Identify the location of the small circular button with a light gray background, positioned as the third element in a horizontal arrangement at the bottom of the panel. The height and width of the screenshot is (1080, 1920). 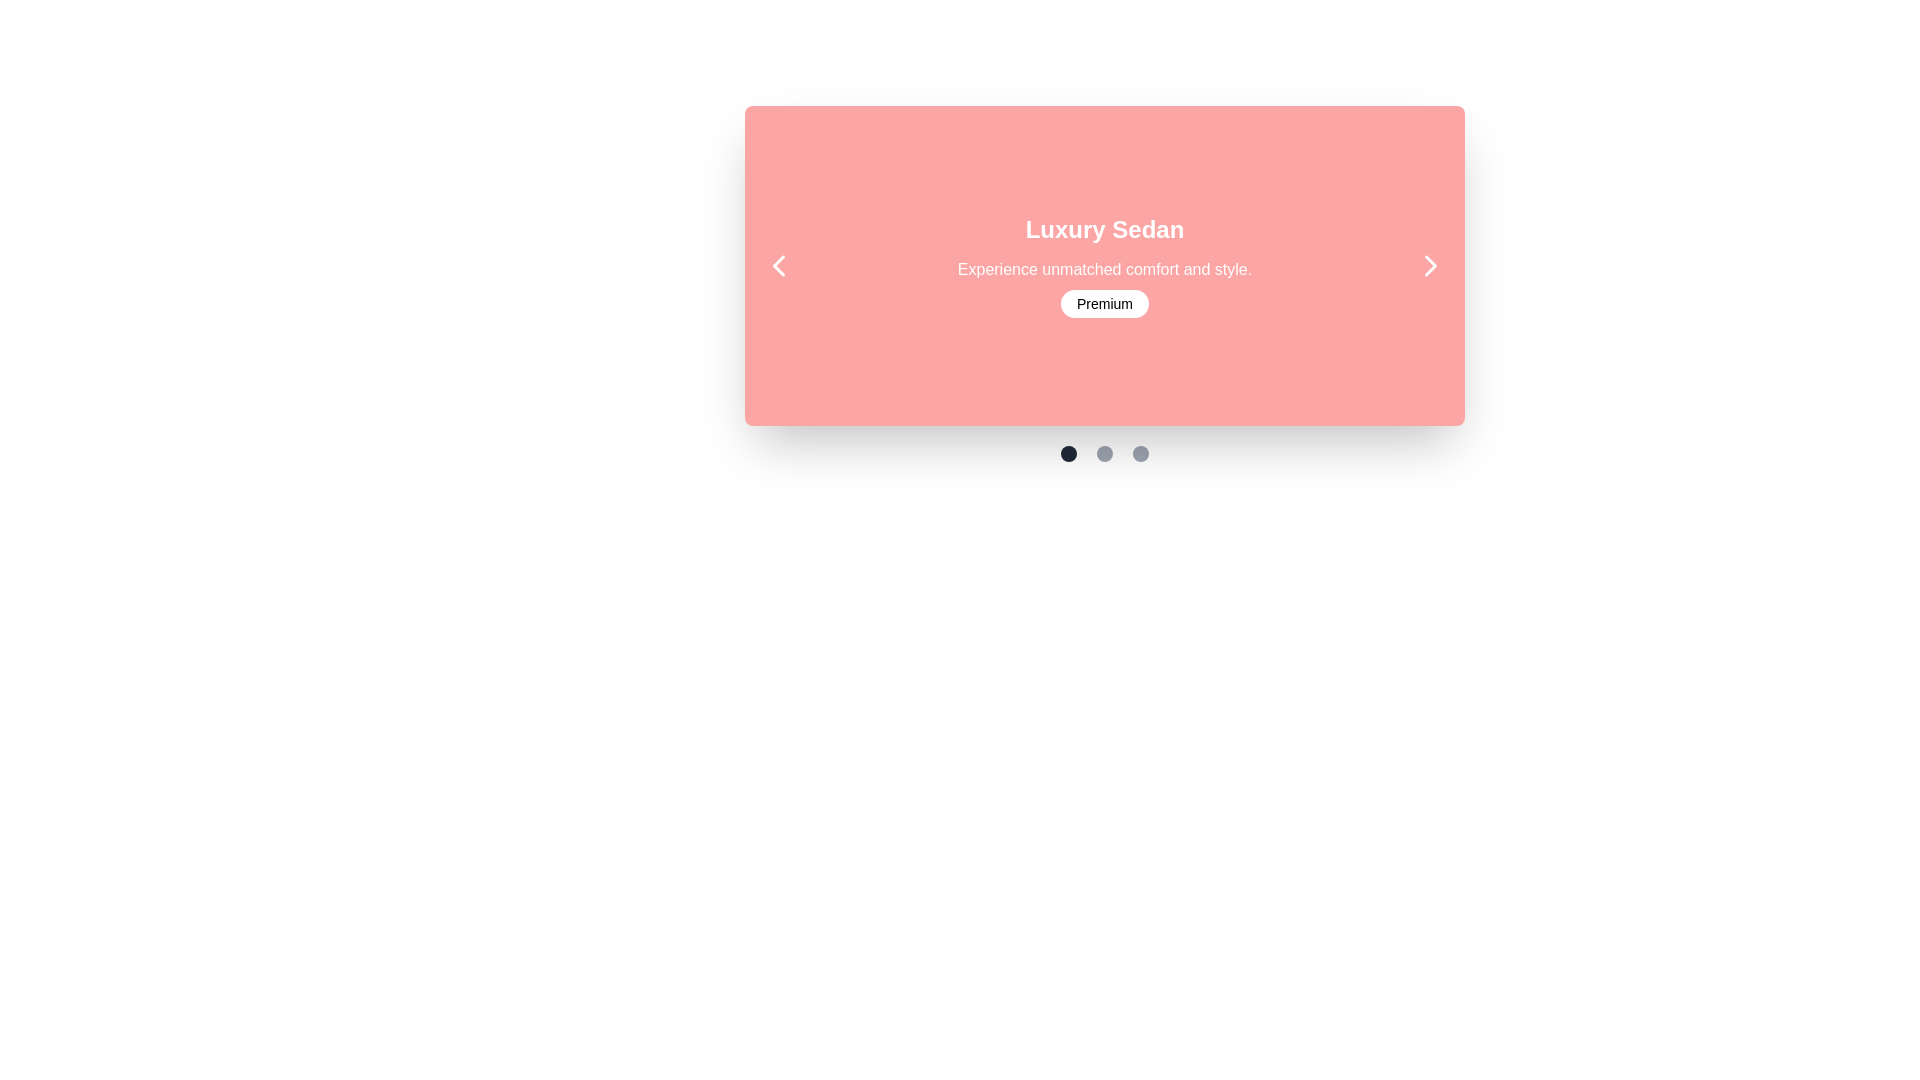
(1141, 454).